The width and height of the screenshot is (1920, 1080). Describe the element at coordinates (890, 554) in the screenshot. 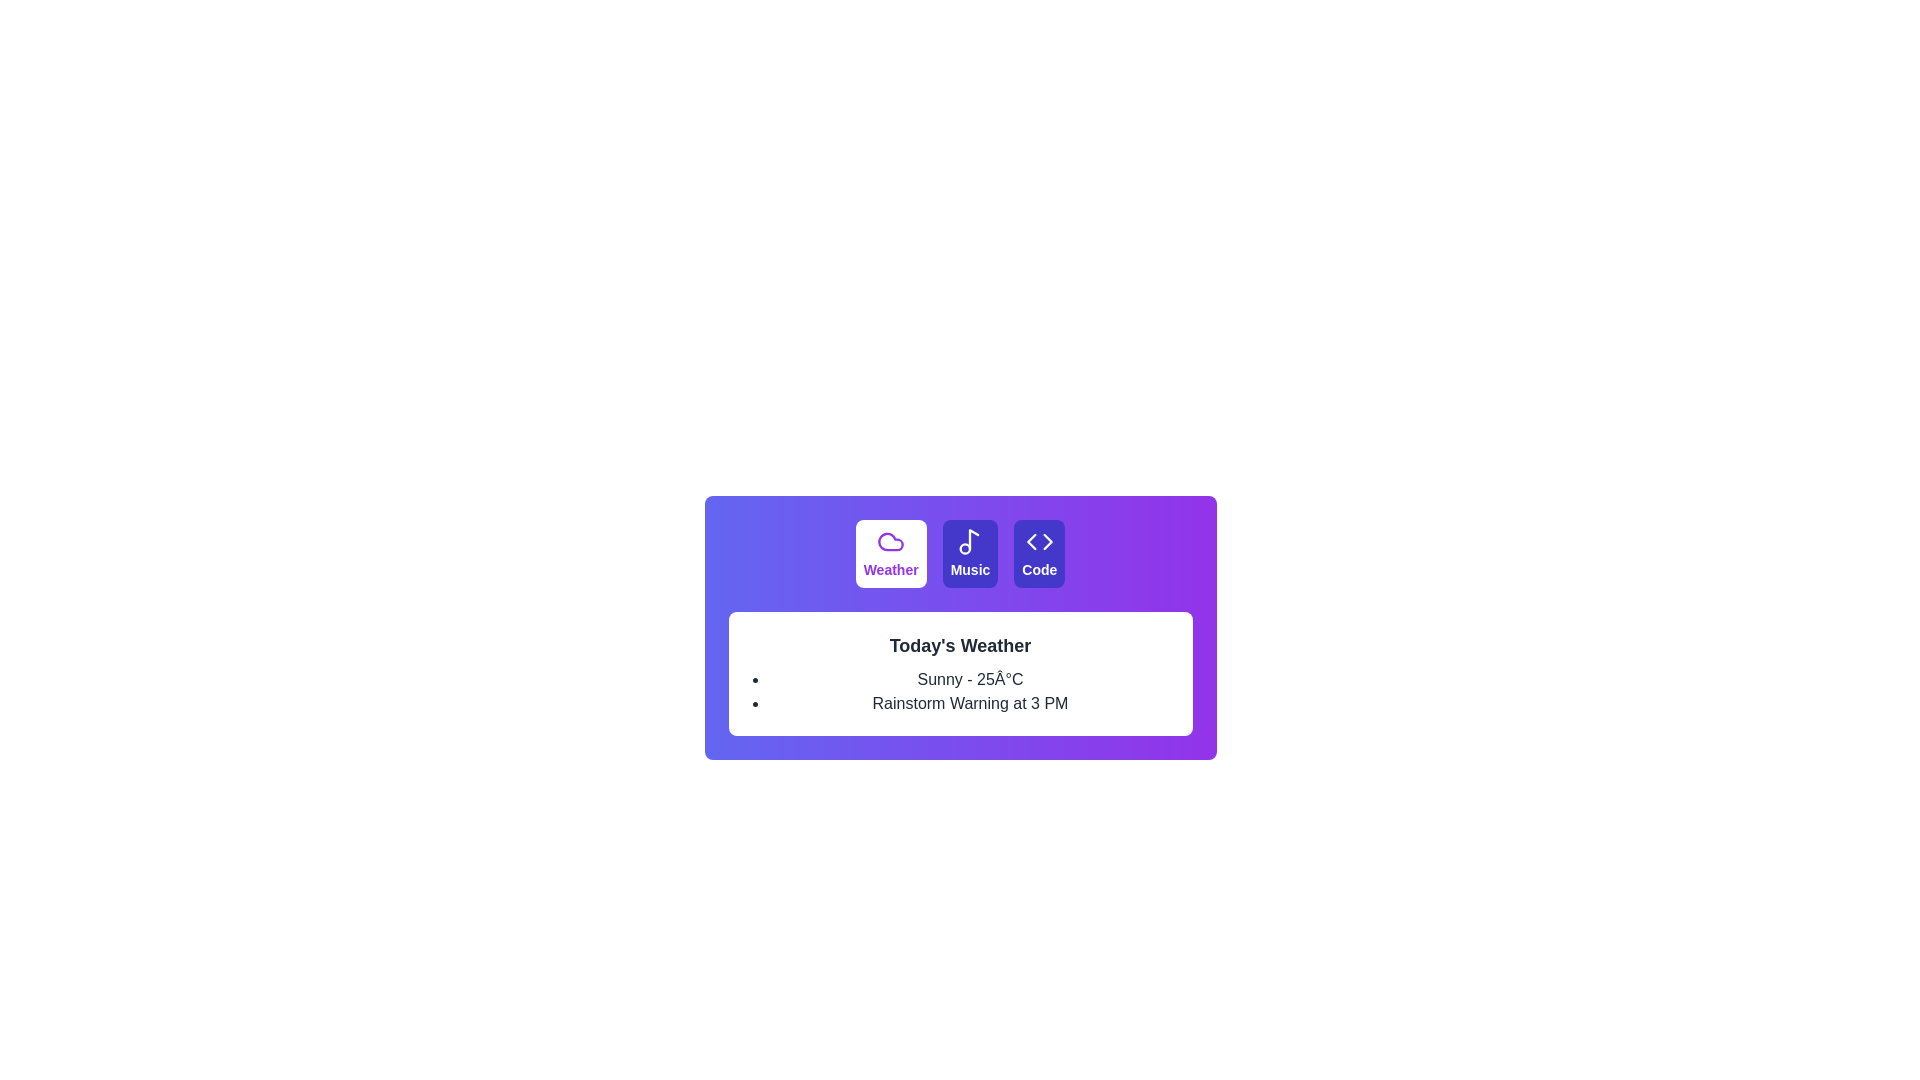

I see `the first button in the top-center navigation group which provides access to weather-related information` at that location.